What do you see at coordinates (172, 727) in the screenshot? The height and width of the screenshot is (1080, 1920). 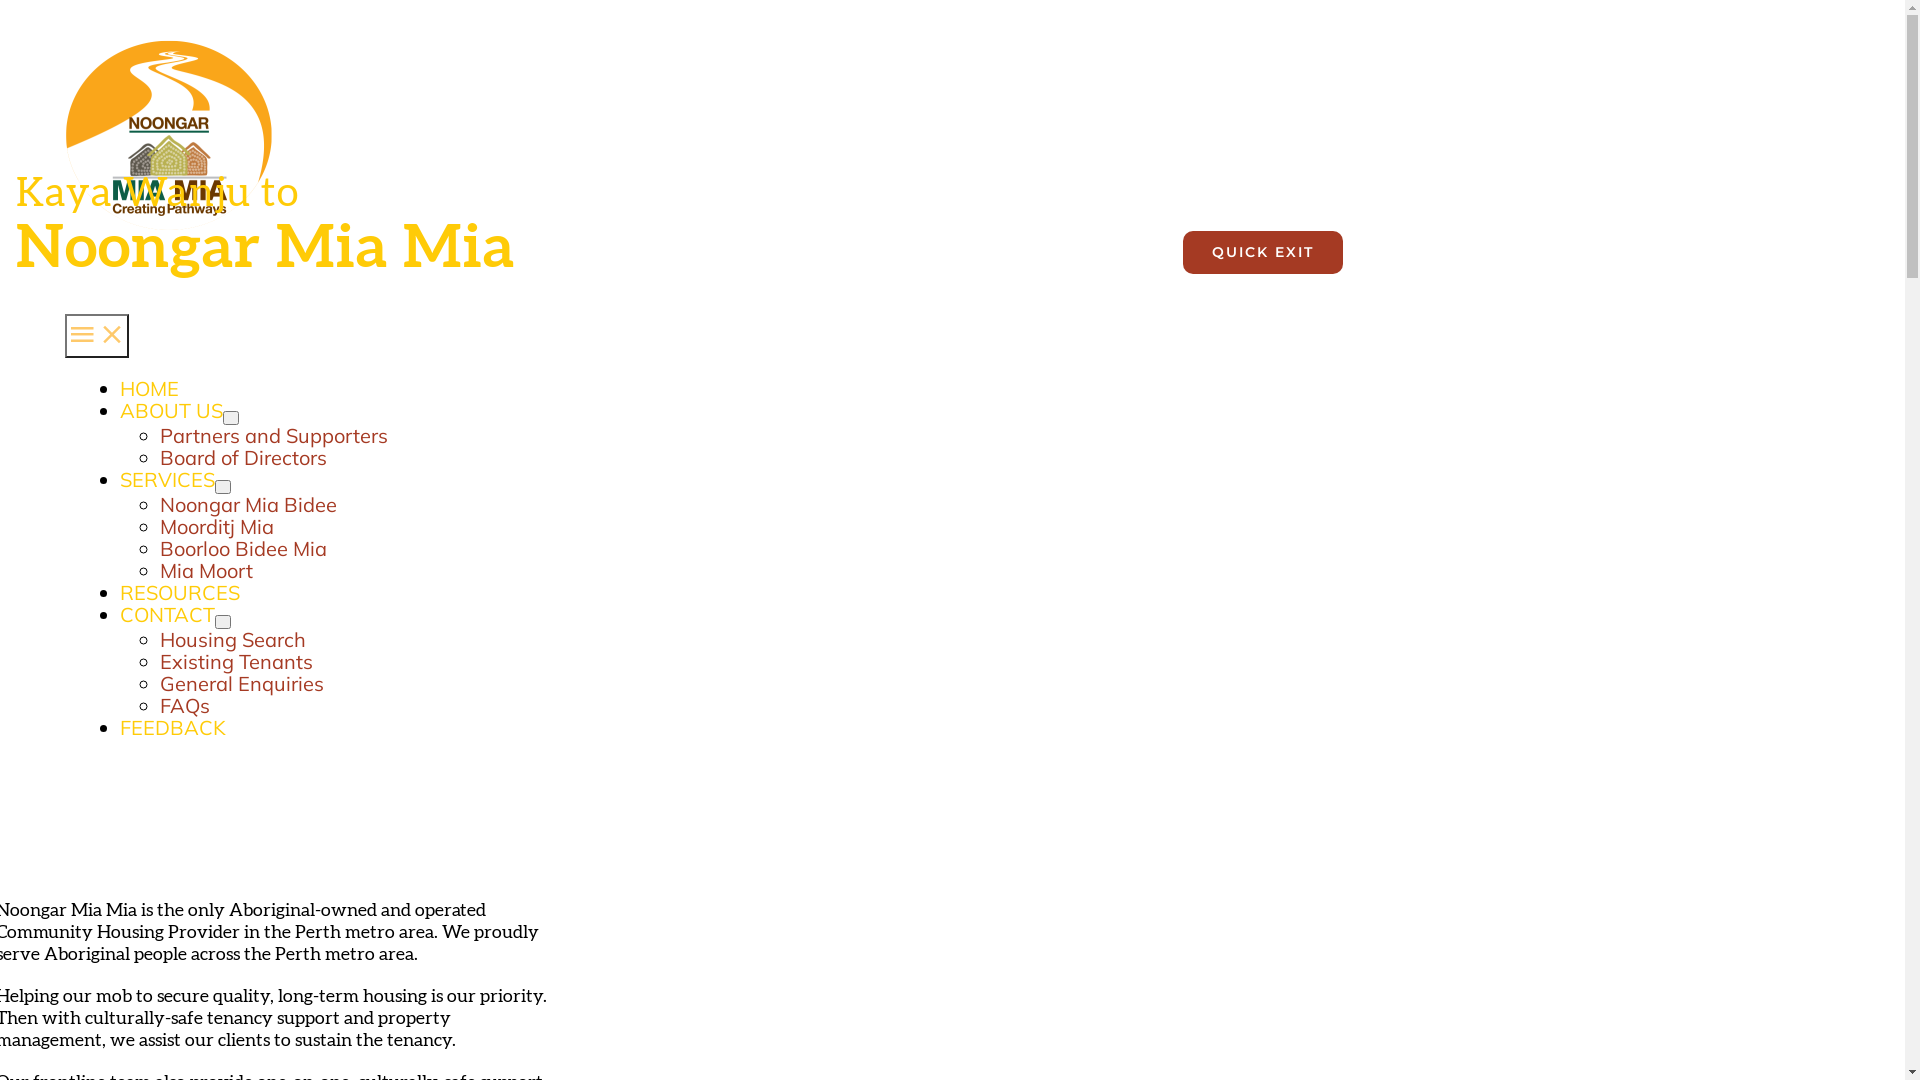 I see `'FEEDBACK'` at bounding box center [172, 727].